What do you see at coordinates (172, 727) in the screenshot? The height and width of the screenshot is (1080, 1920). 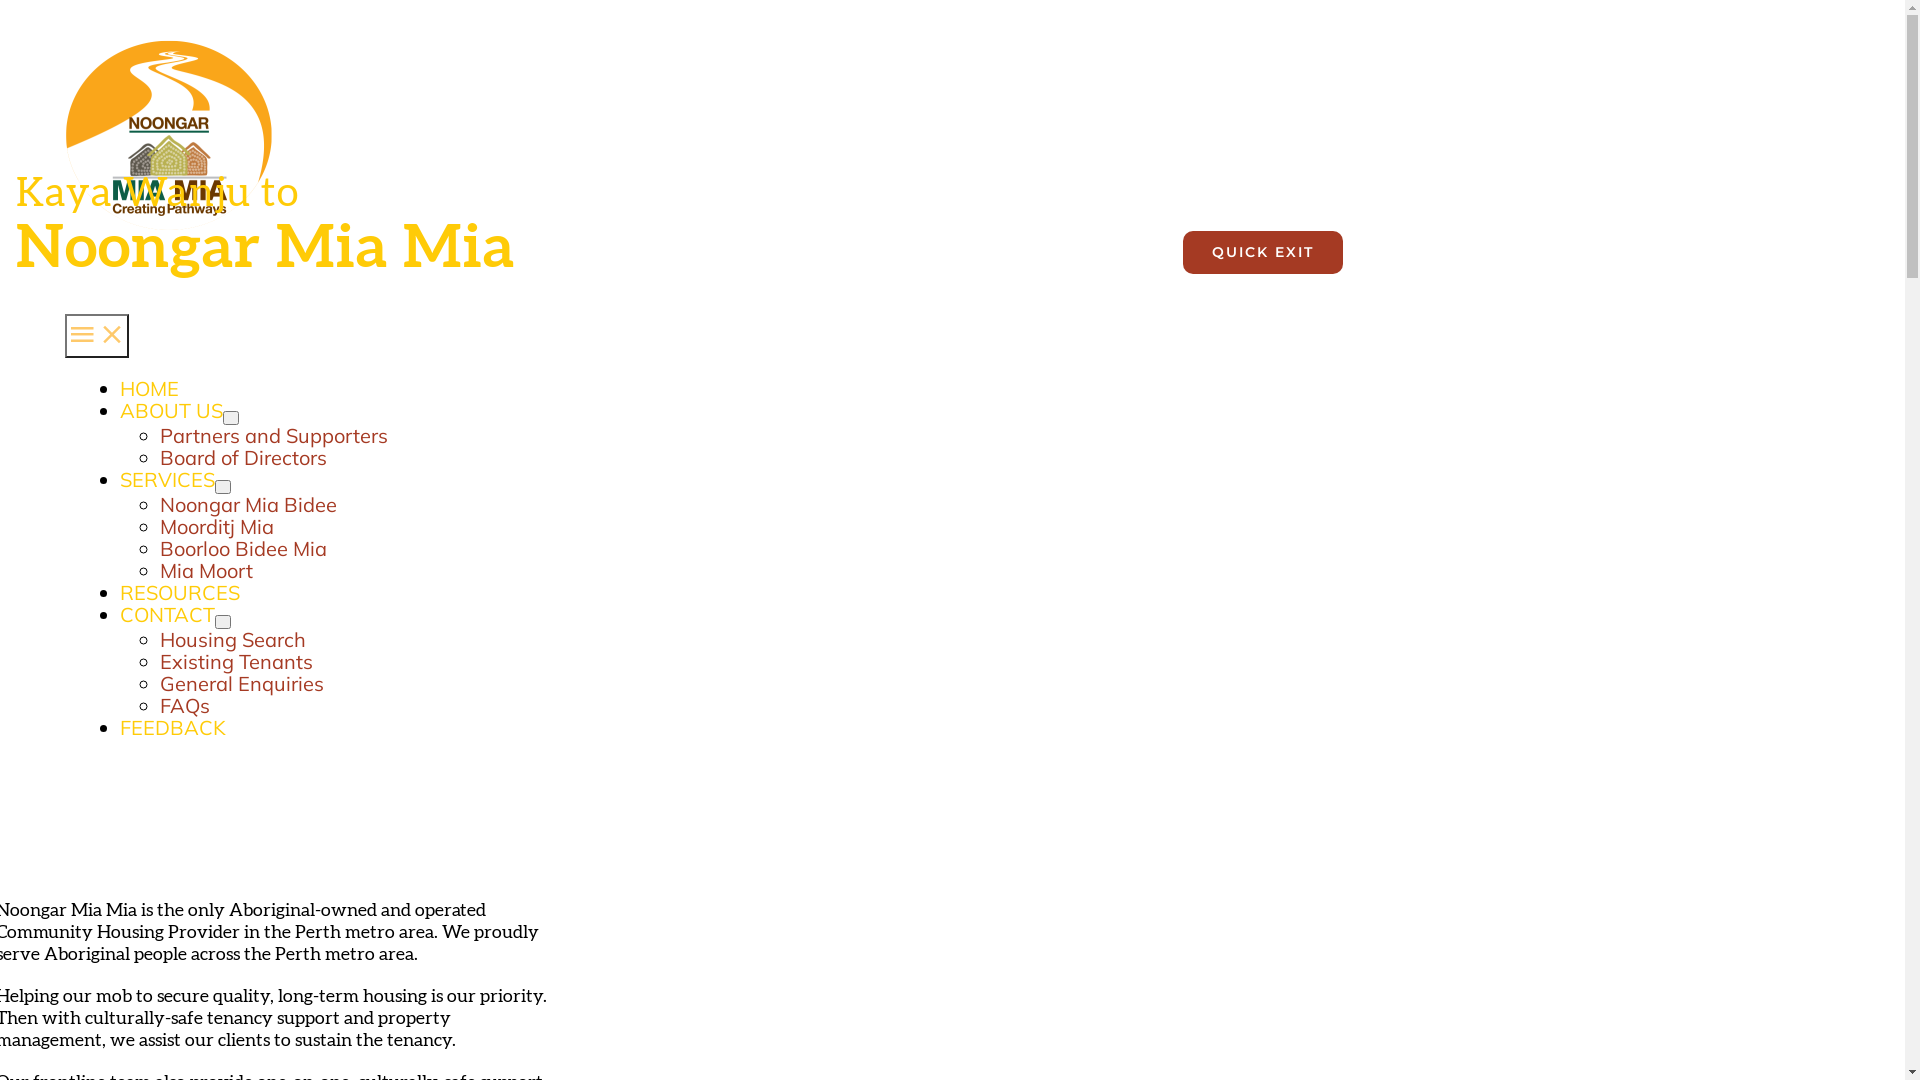 I see `'FEEDBACK'` at bounding box center [172, 727].